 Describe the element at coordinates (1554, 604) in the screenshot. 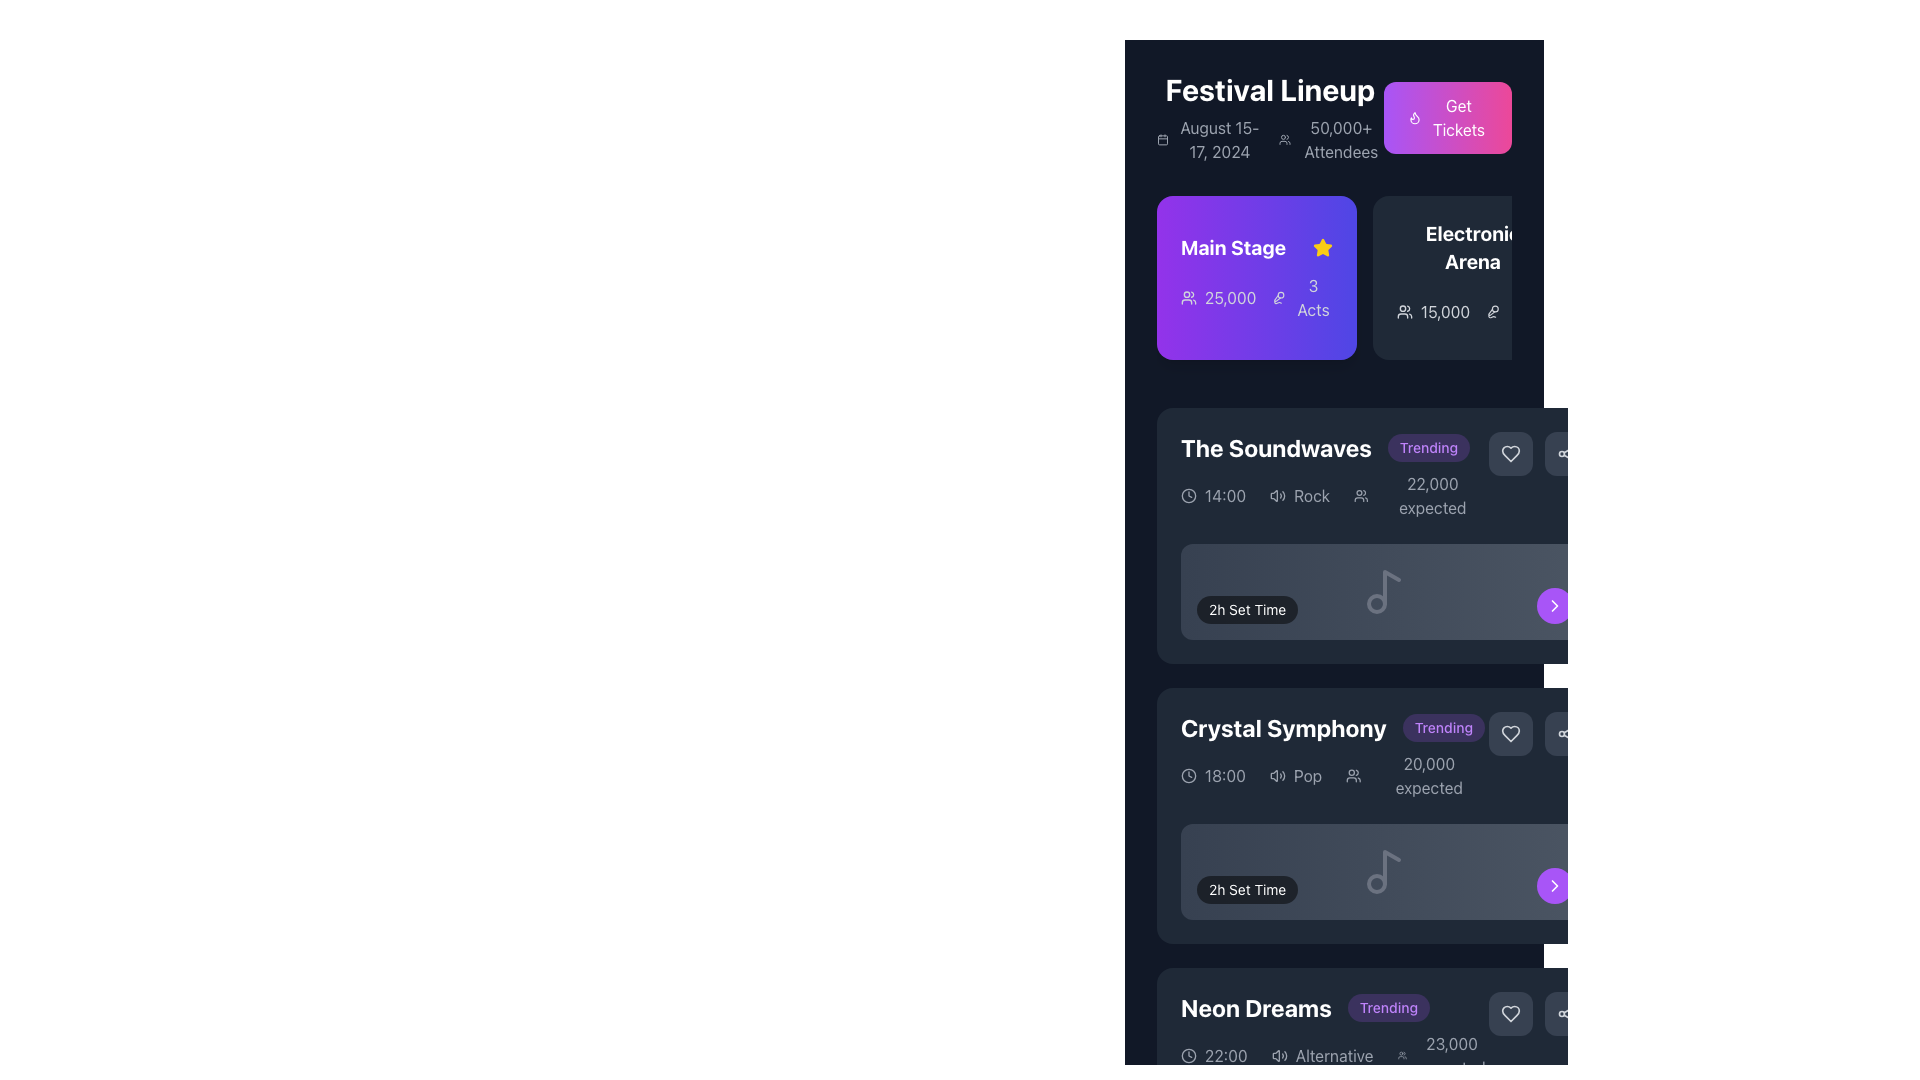

I see `the circular navigational arrow icon associated with the 'Crystal Symphony' event` at that location.